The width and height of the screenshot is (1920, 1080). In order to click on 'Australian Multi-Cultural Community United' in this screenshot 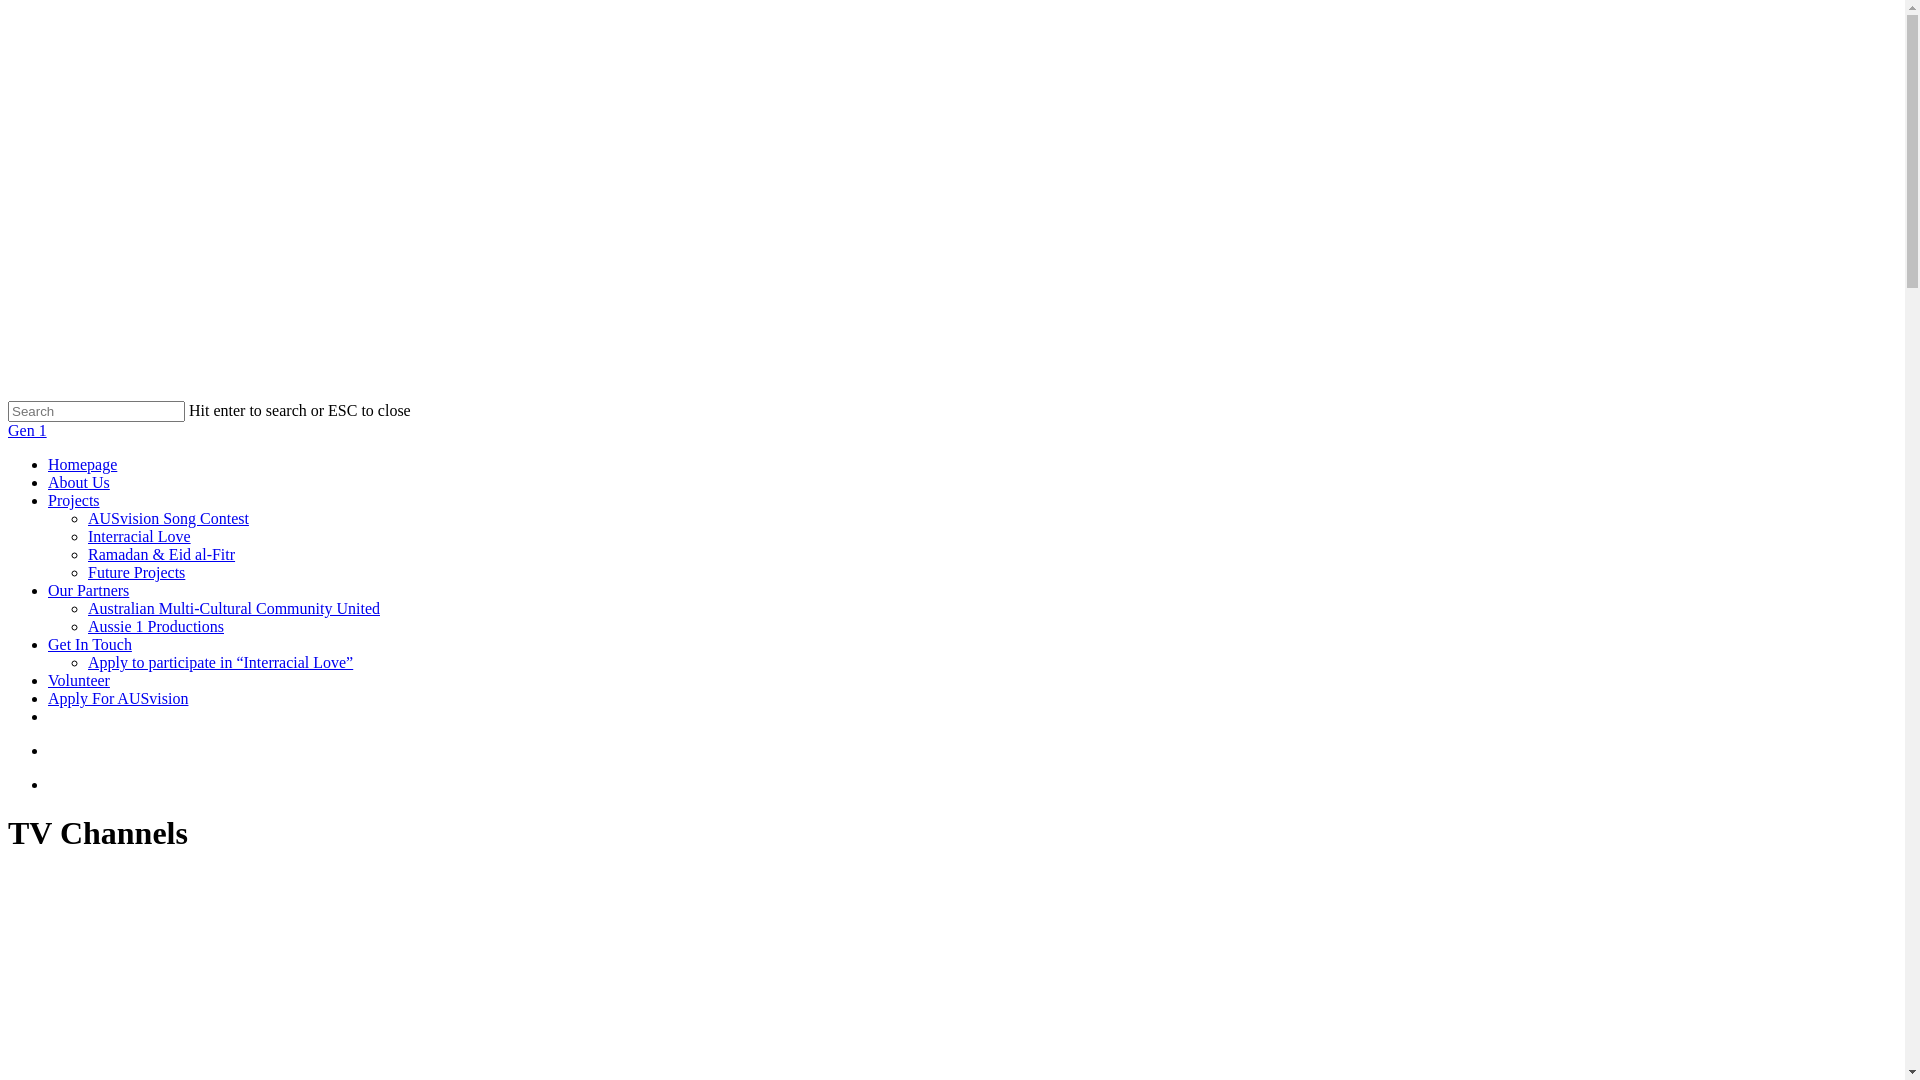, I will do `click(86, 607)`.